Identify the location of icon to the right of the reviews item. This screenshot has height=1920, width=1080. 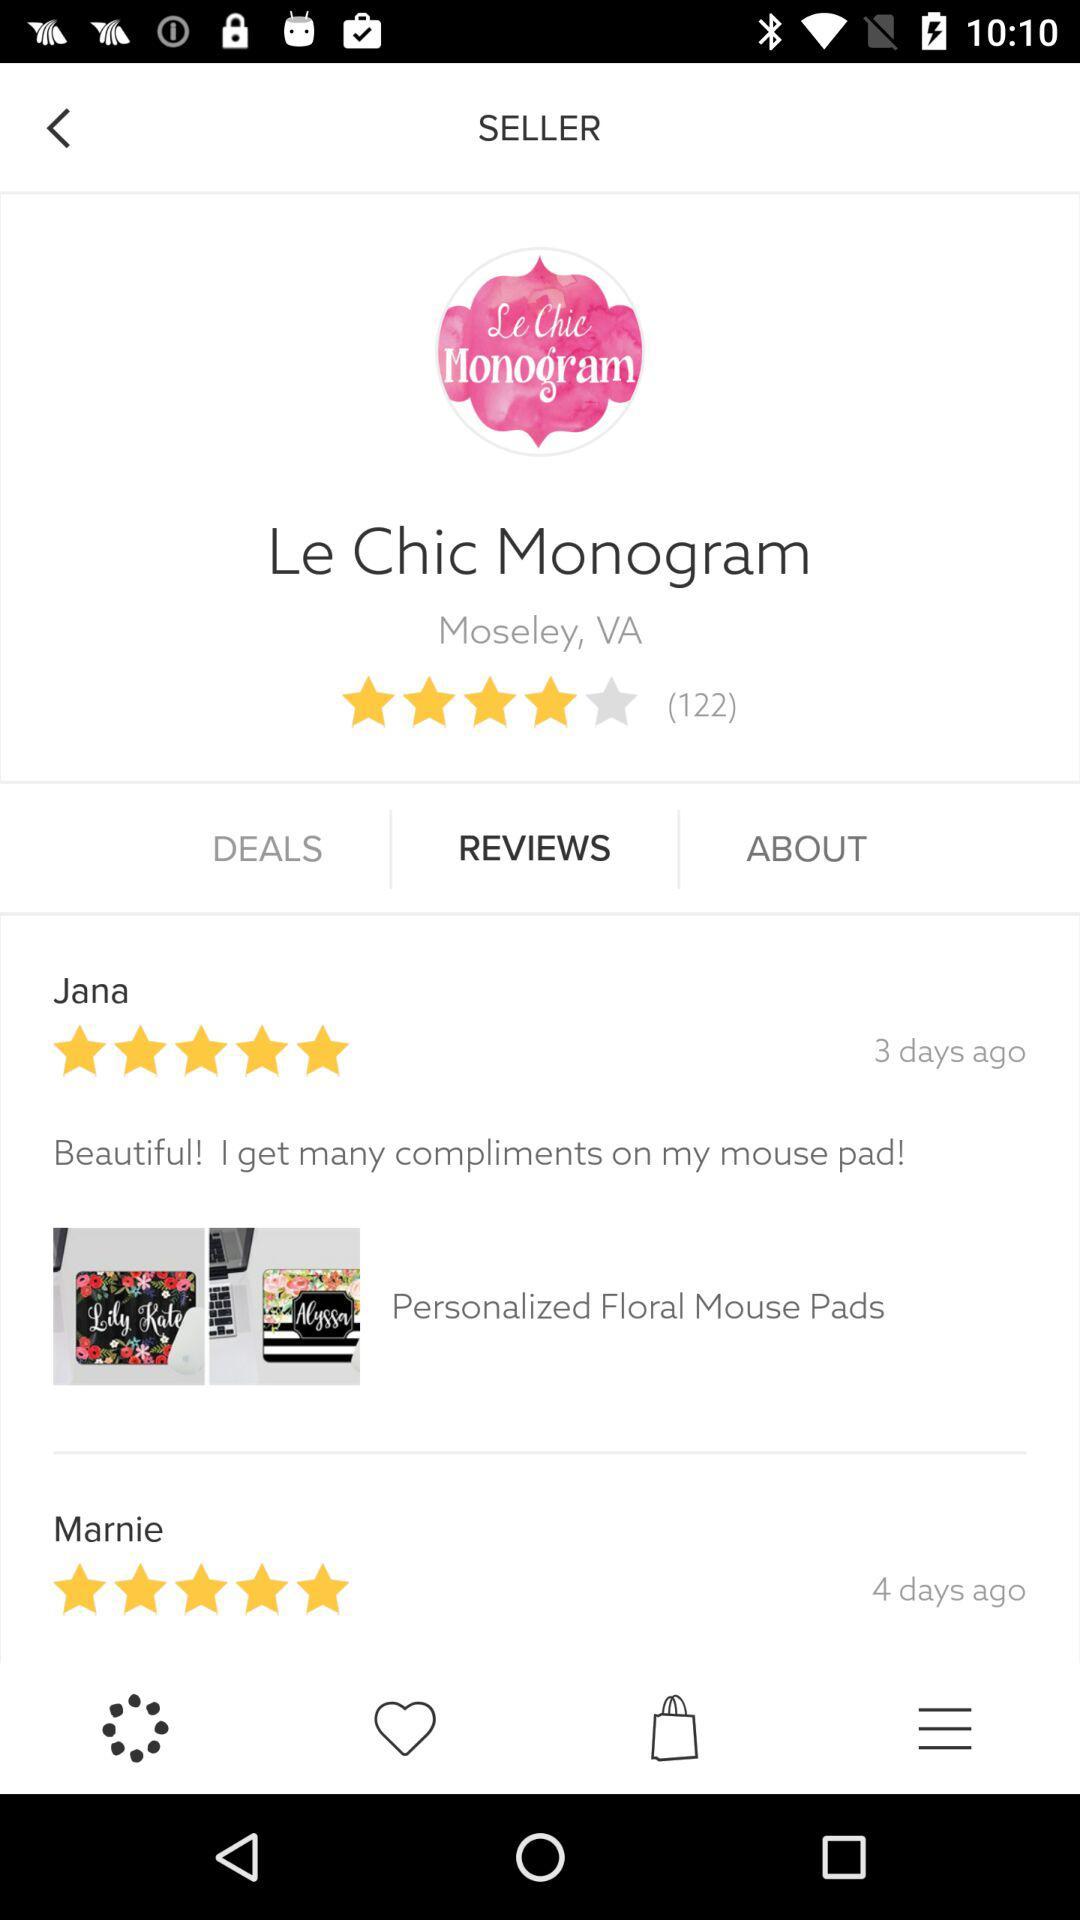
(805, 849).